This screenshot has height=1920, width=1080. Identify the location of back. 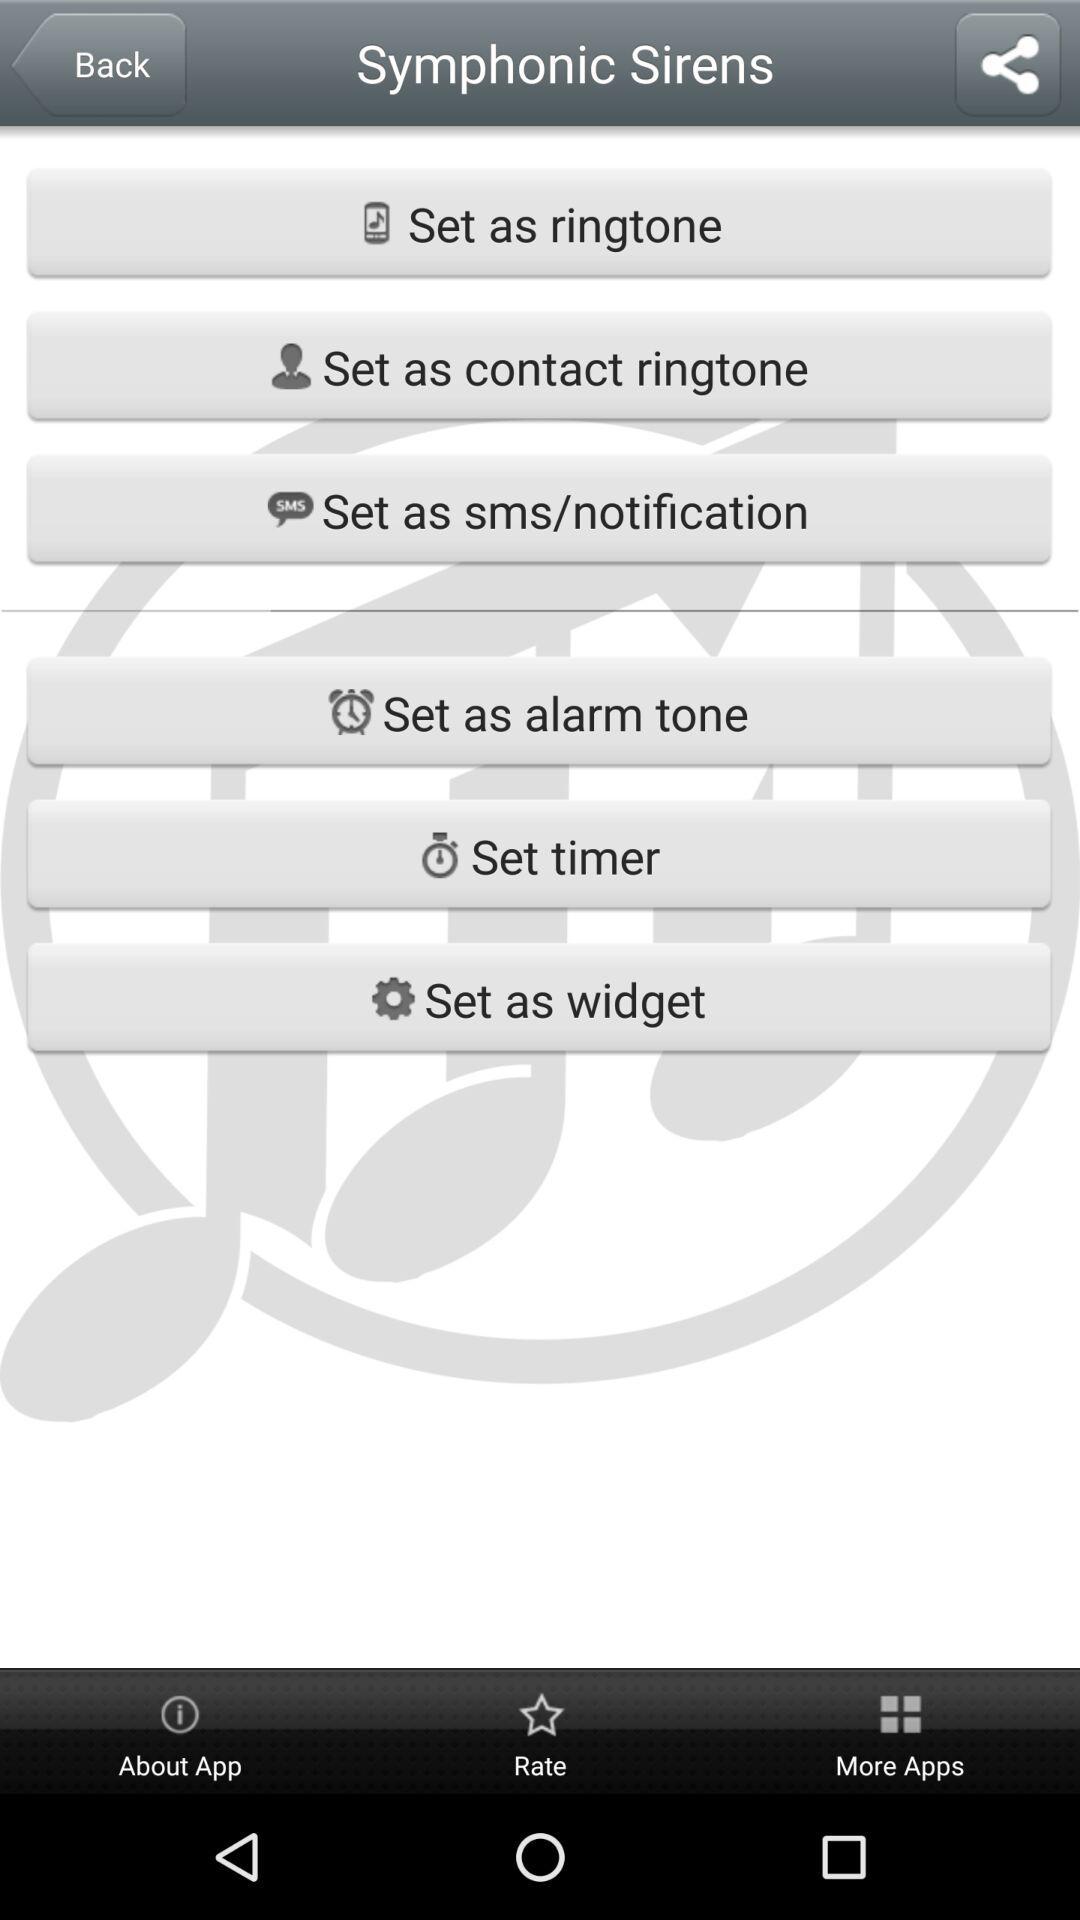
(97, 67).